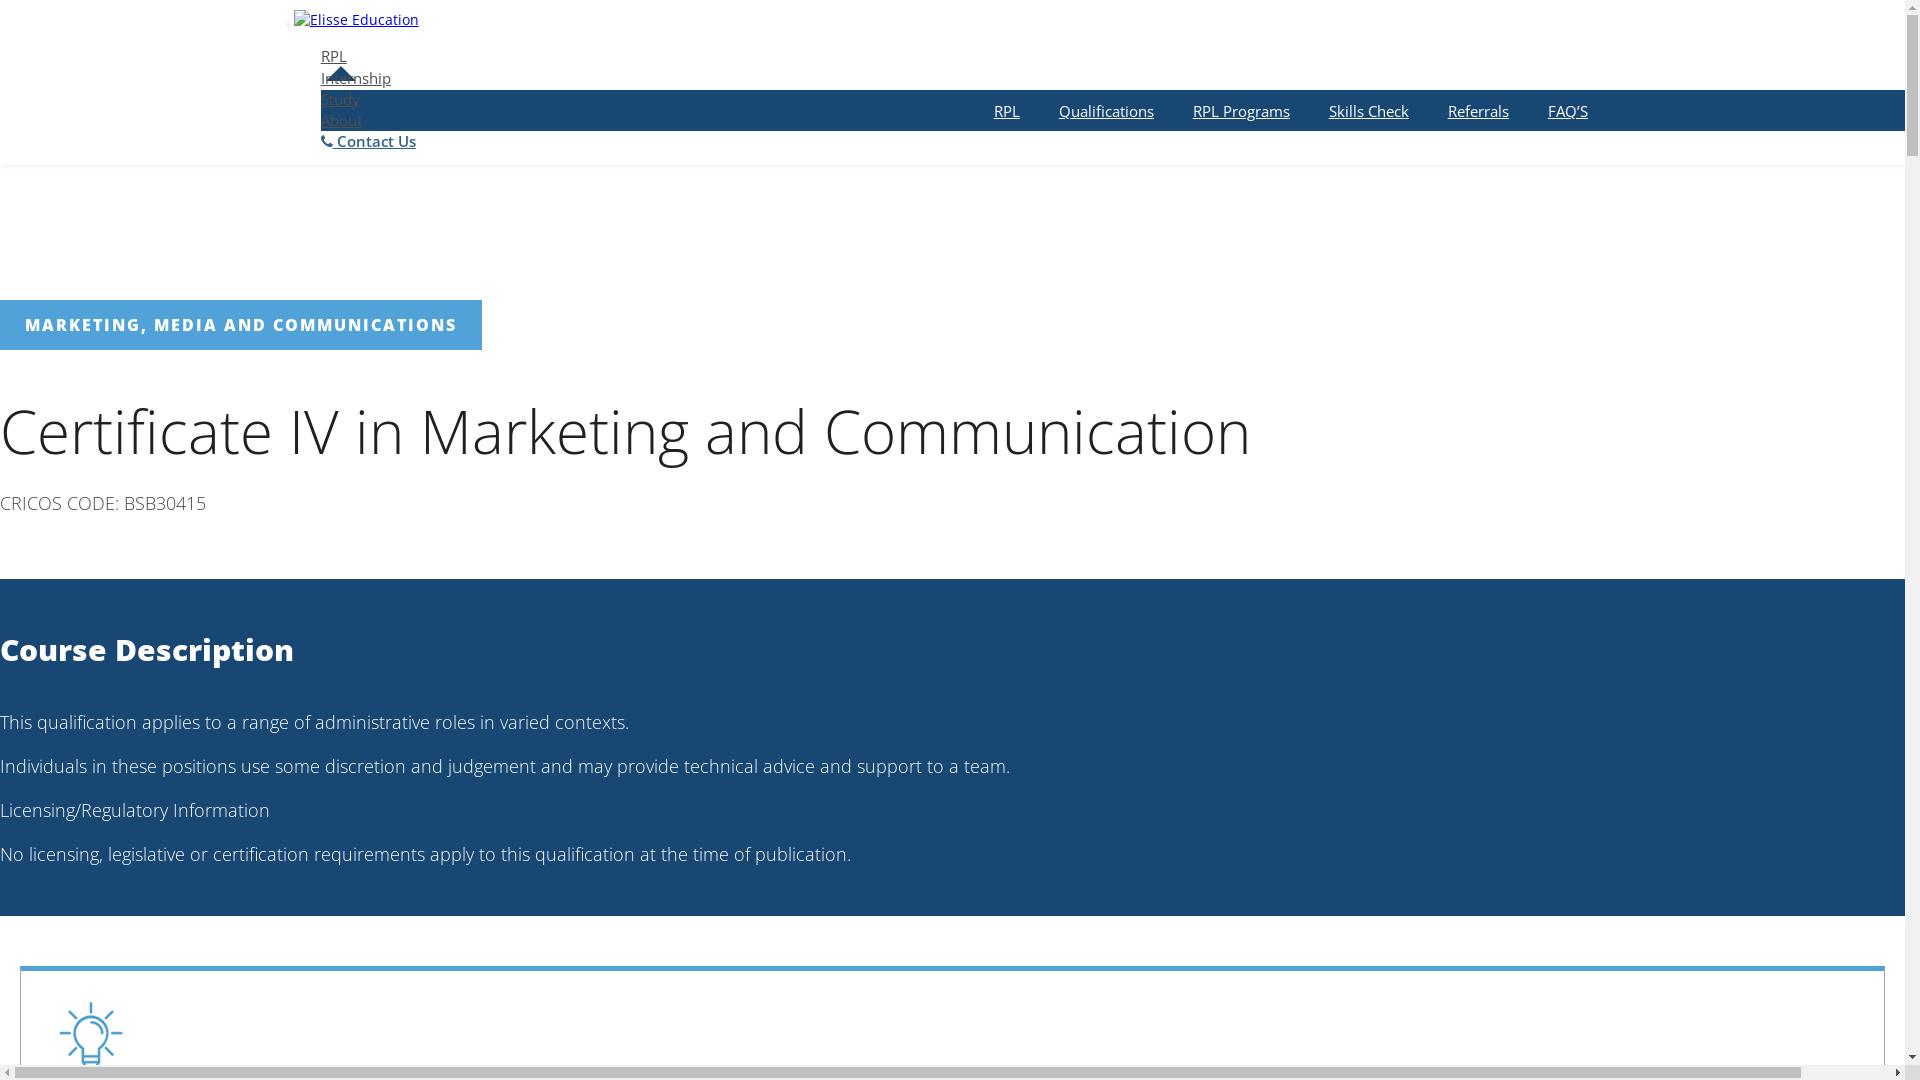 This screenshot has width=1920, height=1080. What do you see at coordinates (368, 140) in the screenshot?
I see `'Contact Us'` at bounding box center [368, 140].